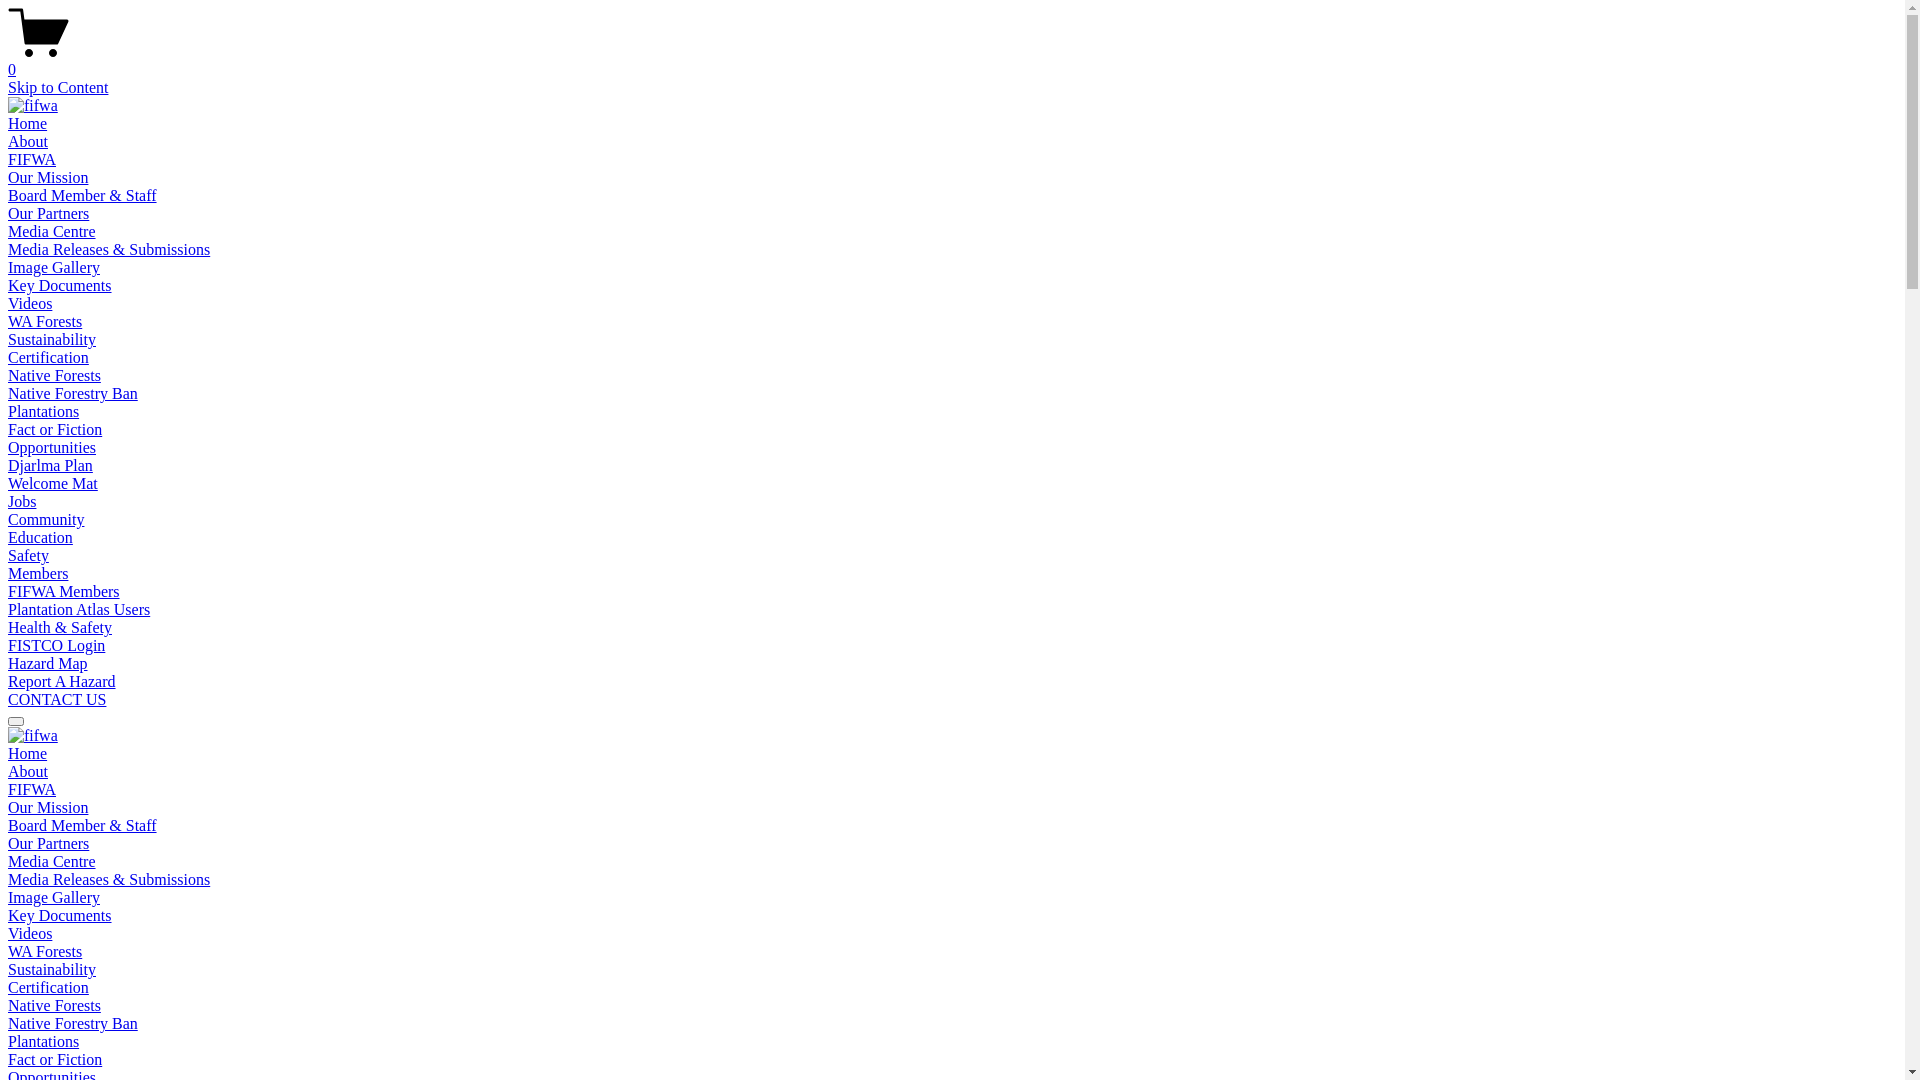  I want to click on 'Jobs', so click(8, 500).